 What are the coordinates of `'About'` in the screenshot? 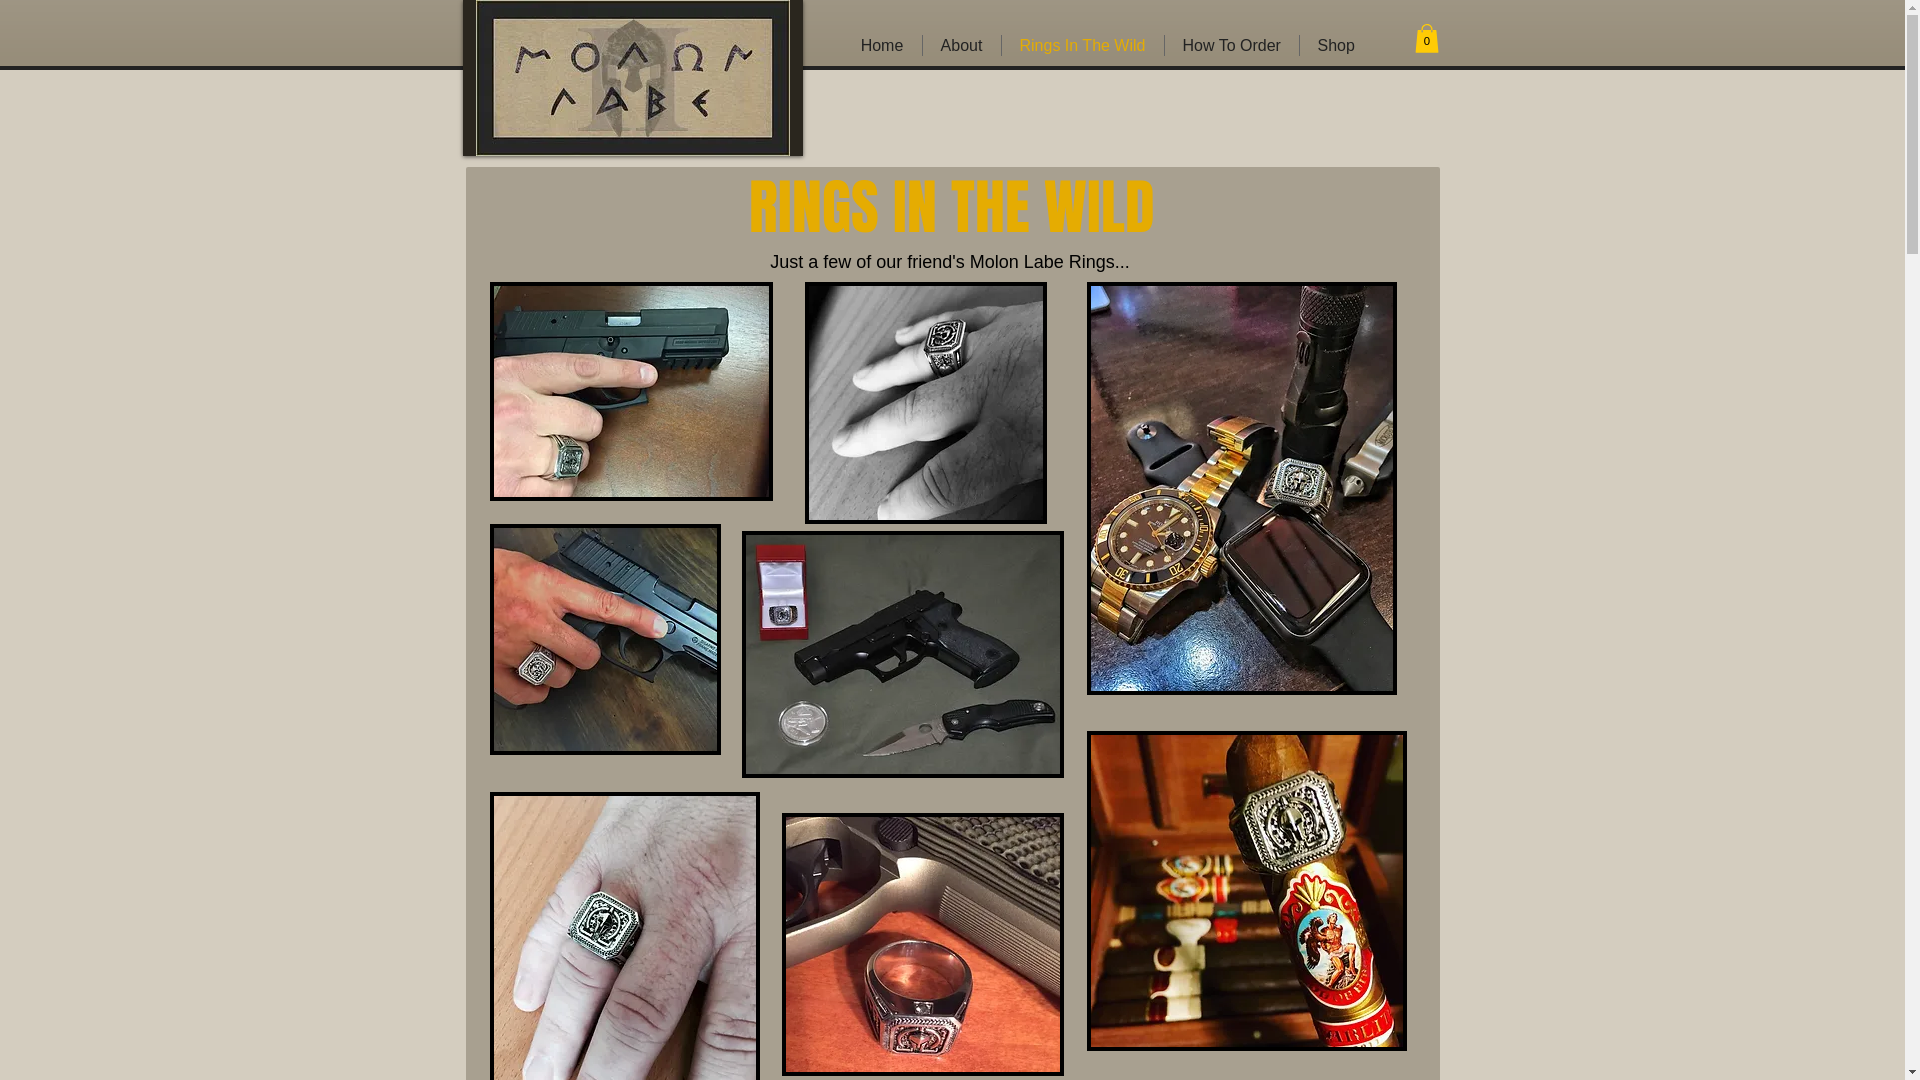 It's located at (920, 45).